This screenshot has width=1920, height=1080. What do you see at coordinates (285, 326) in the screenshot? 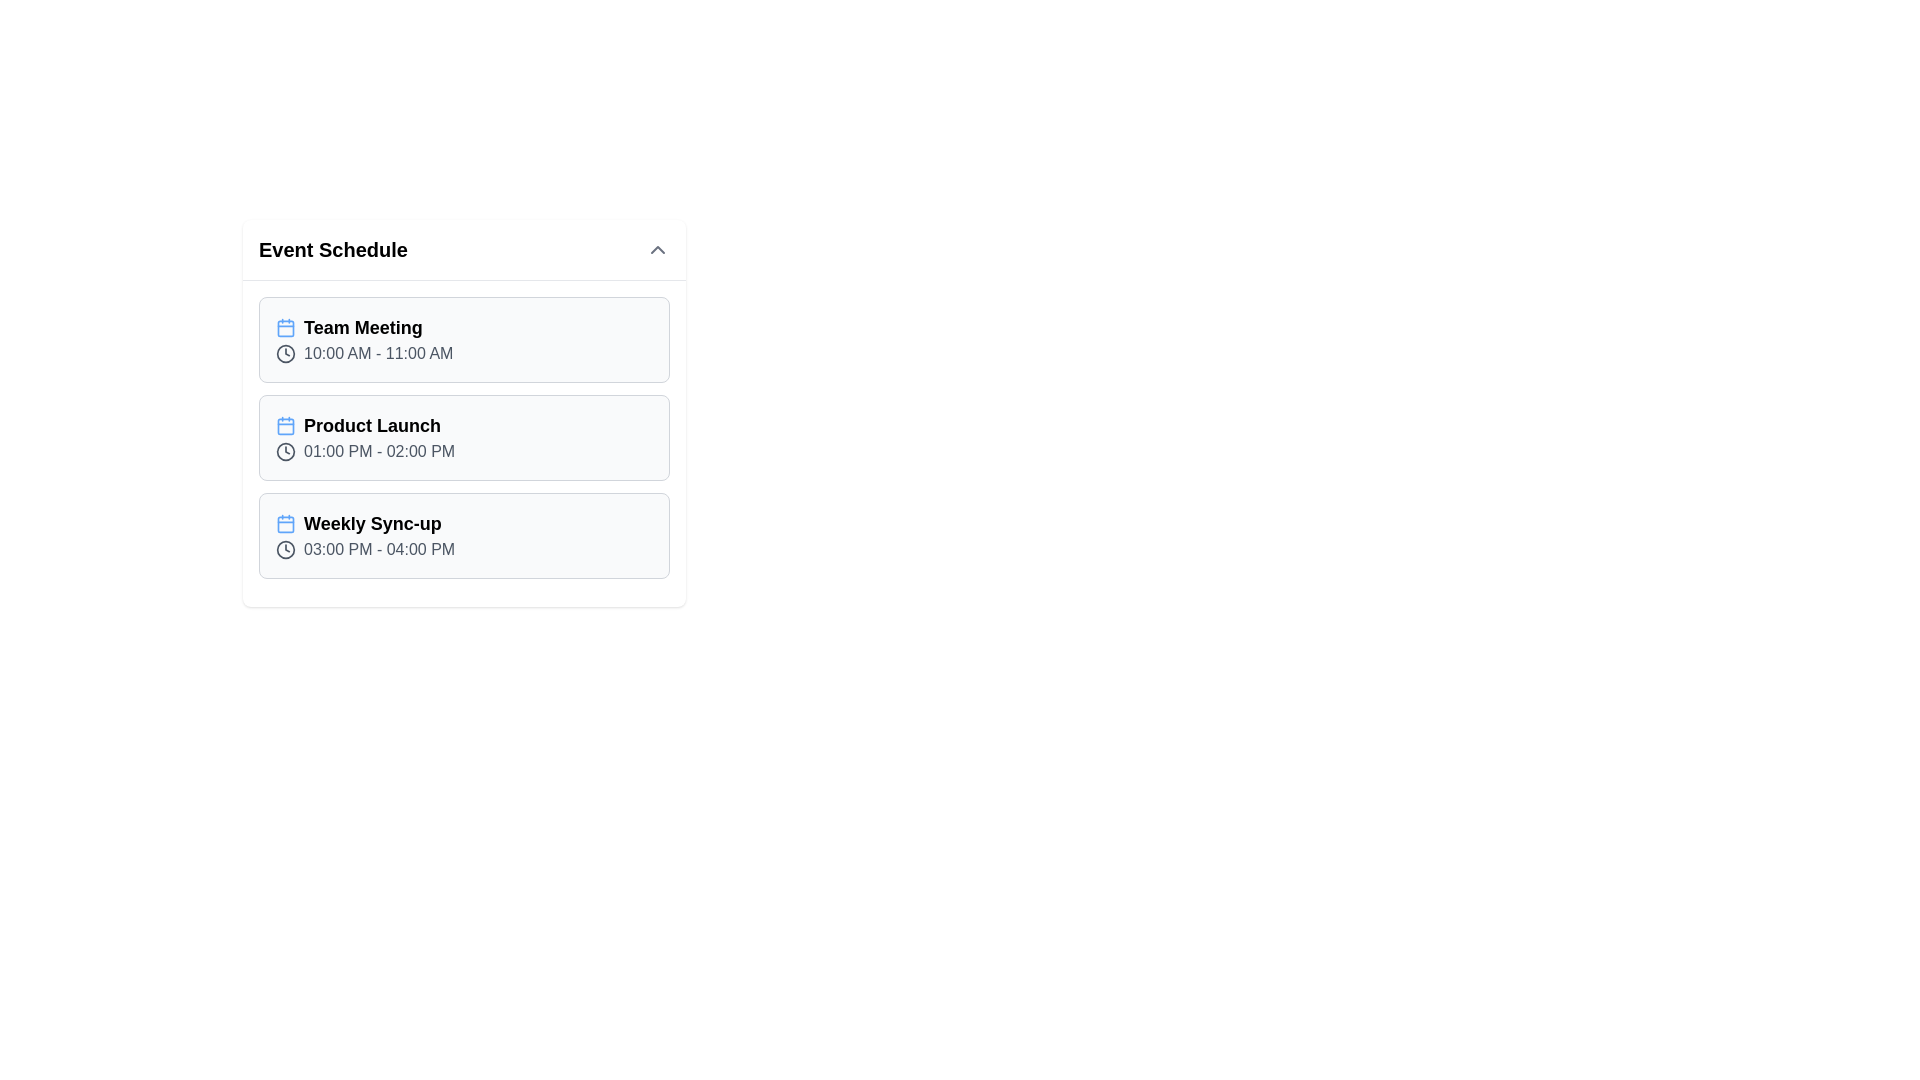
I see `the calendar icon styled as an SVG graphic` at bounding box center [285, 326].